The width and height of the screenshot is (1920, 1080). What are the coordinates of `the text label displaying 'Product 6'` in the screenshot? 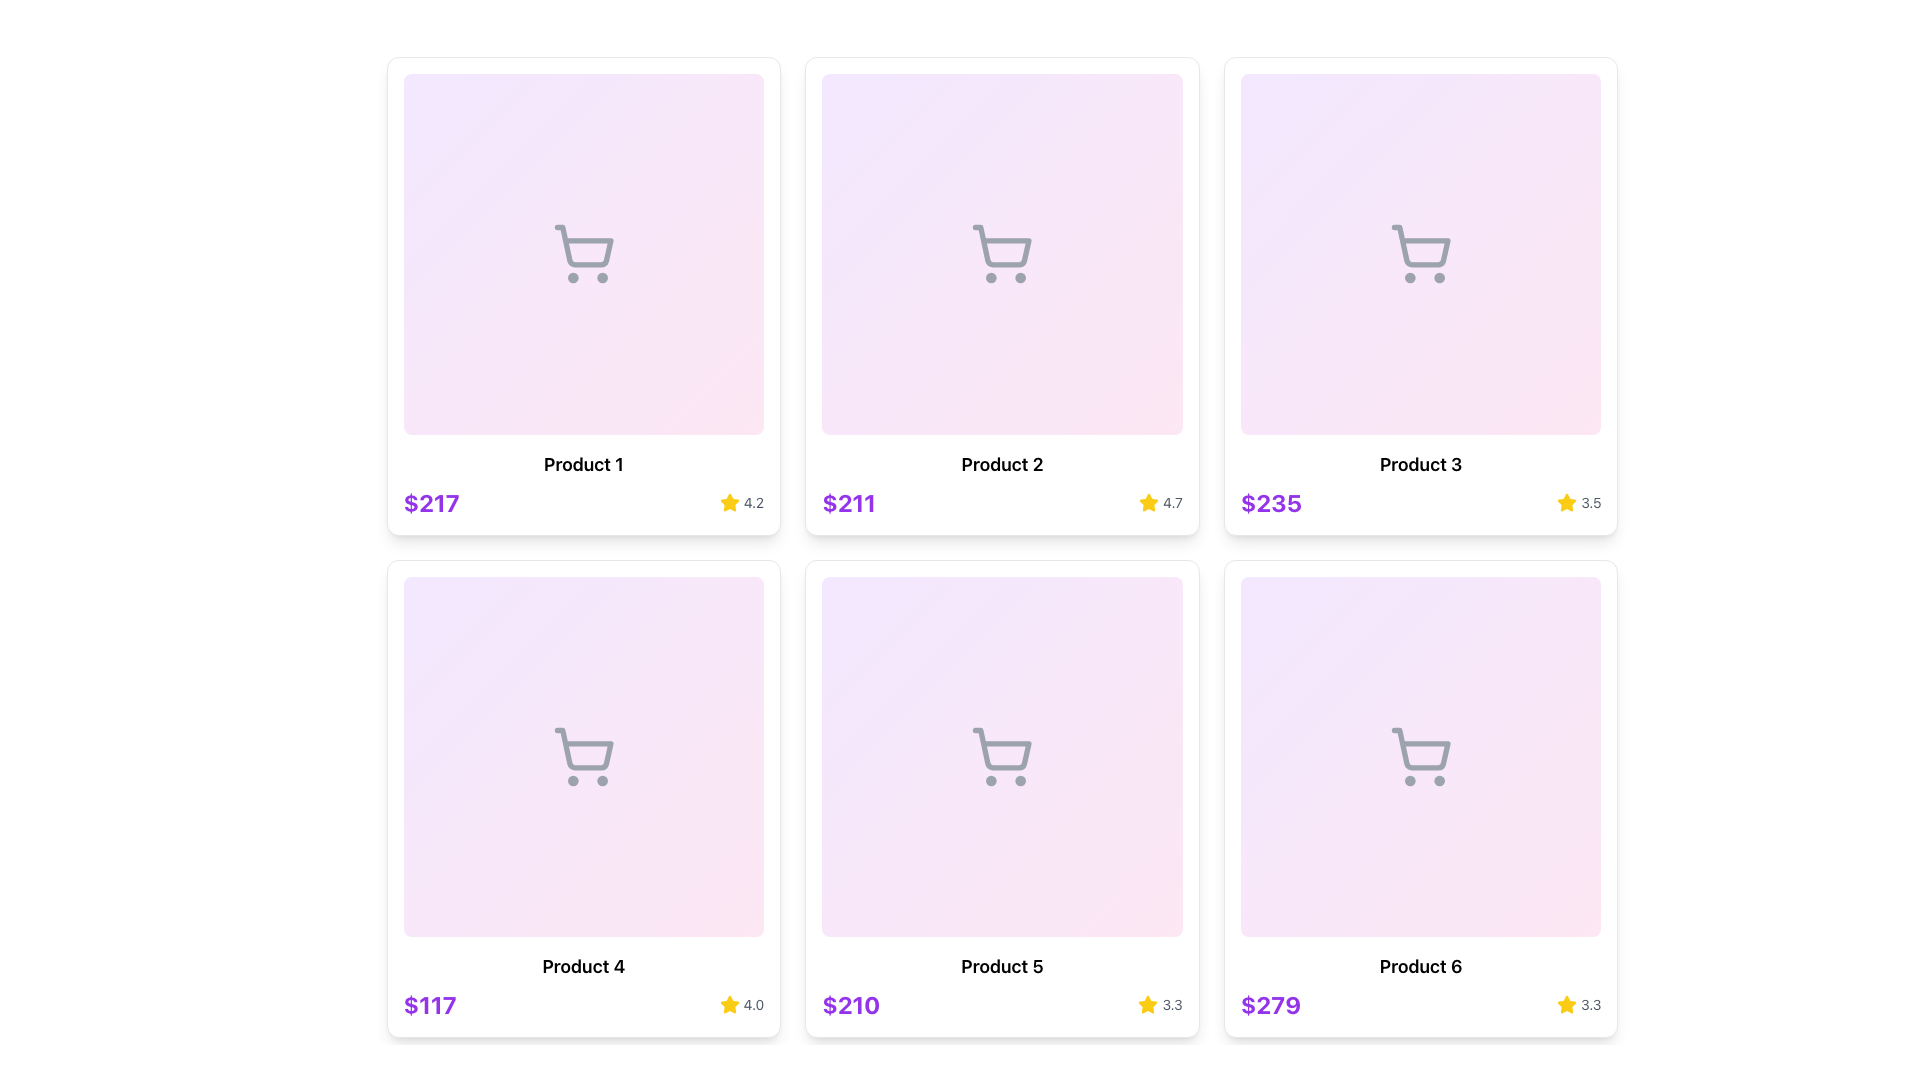 It's located at (1420, 966).